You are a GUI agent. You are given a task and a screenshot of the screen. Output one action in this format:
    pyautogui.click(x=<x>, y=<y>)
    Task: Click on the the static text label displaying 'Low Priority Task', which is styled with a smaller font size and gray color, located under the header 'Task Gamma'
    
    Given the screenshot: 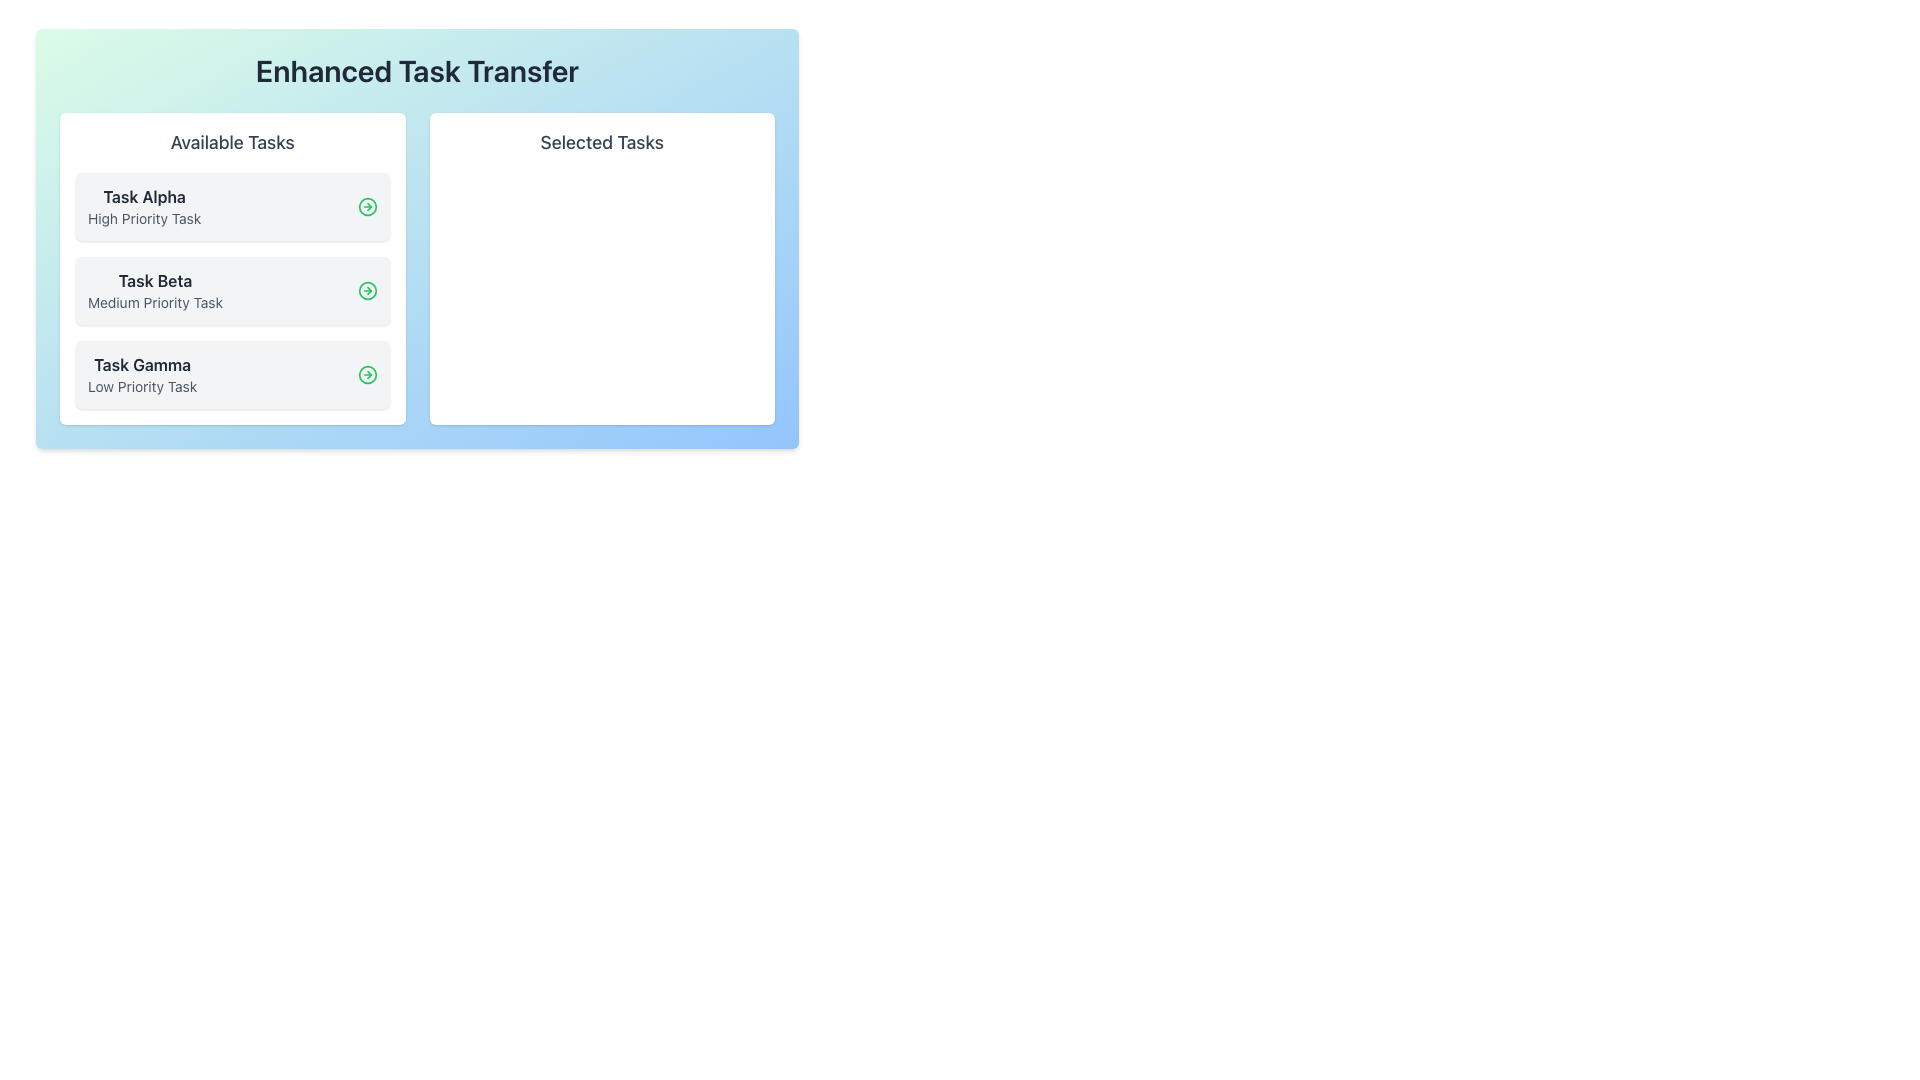 What is the action you would take?
    pyautogui.click(x=141, y=386)
    